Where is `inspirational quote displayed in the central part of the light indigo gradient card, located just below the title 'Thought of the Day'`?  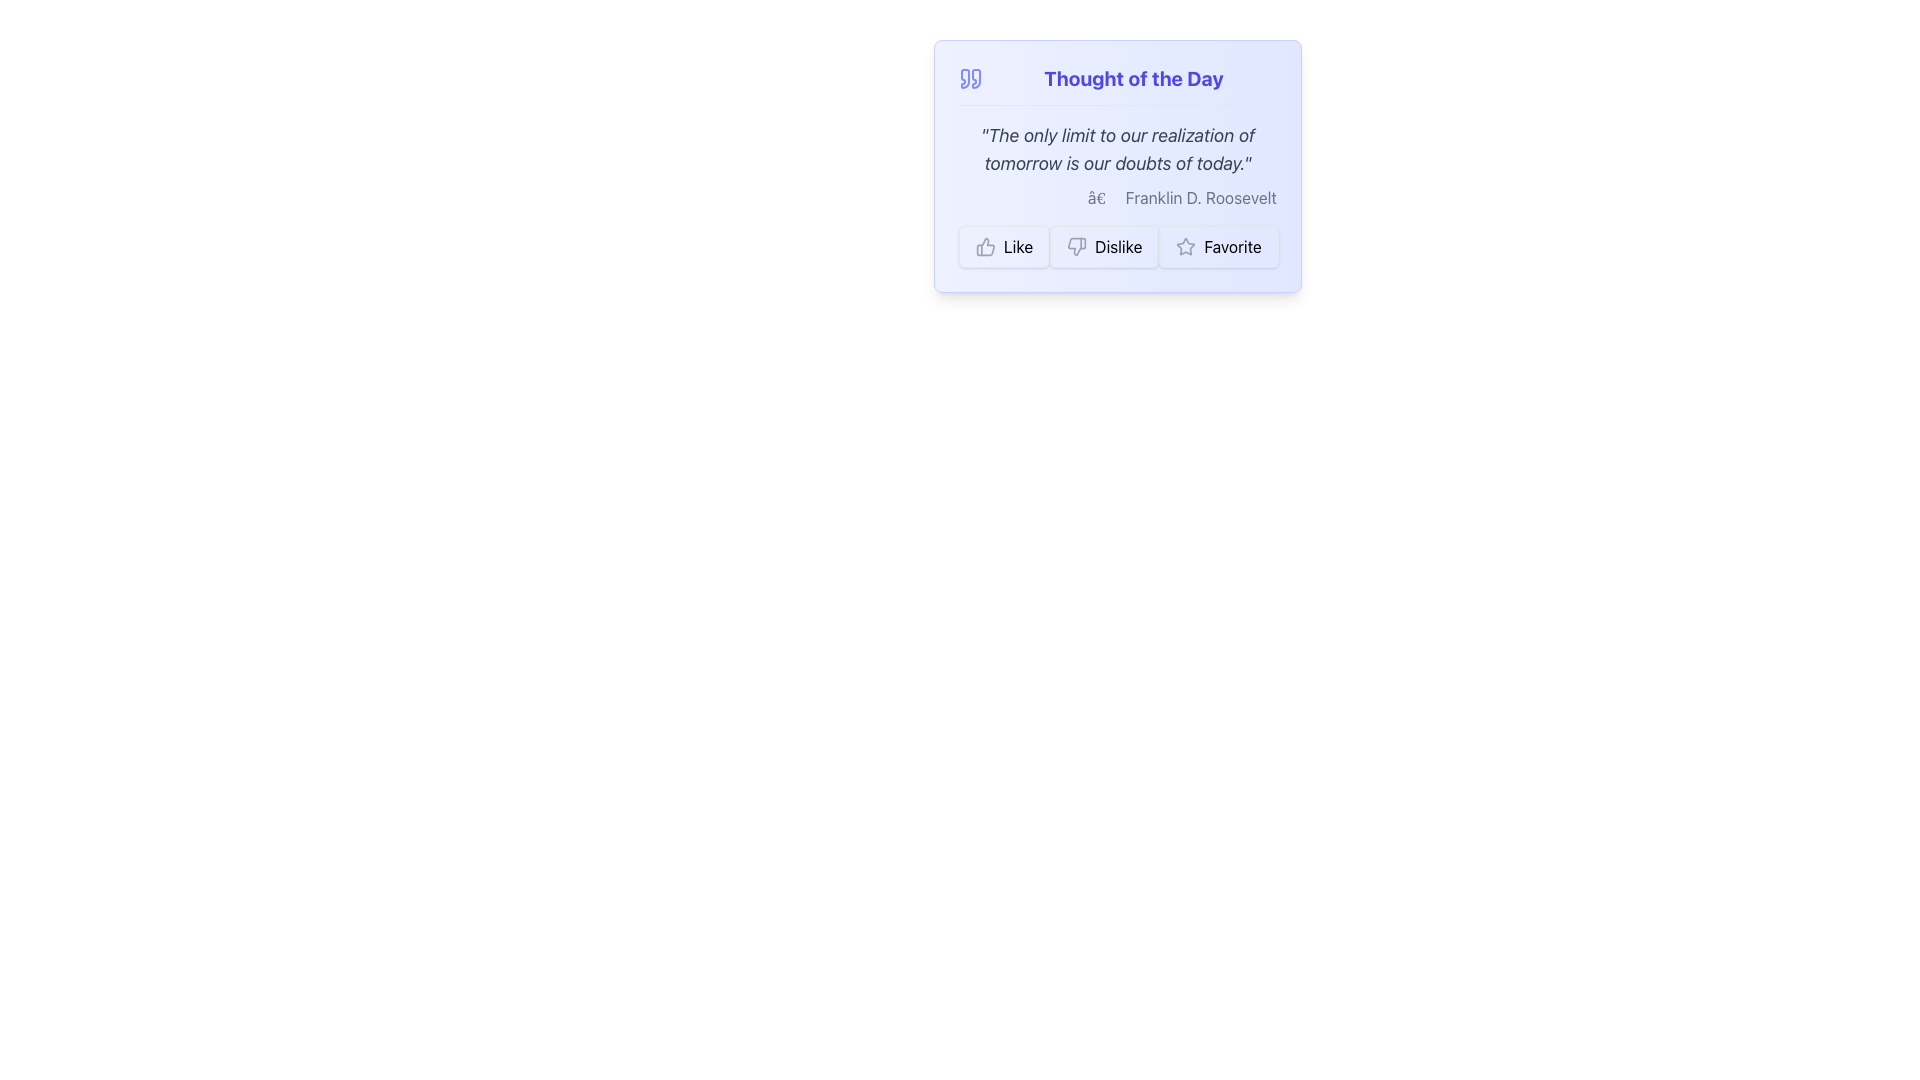
inspirational quote displayed in the central part of the light indigo gradient card, located just below the title 'Thought of the Day' is located at coordinates (1117, 149).